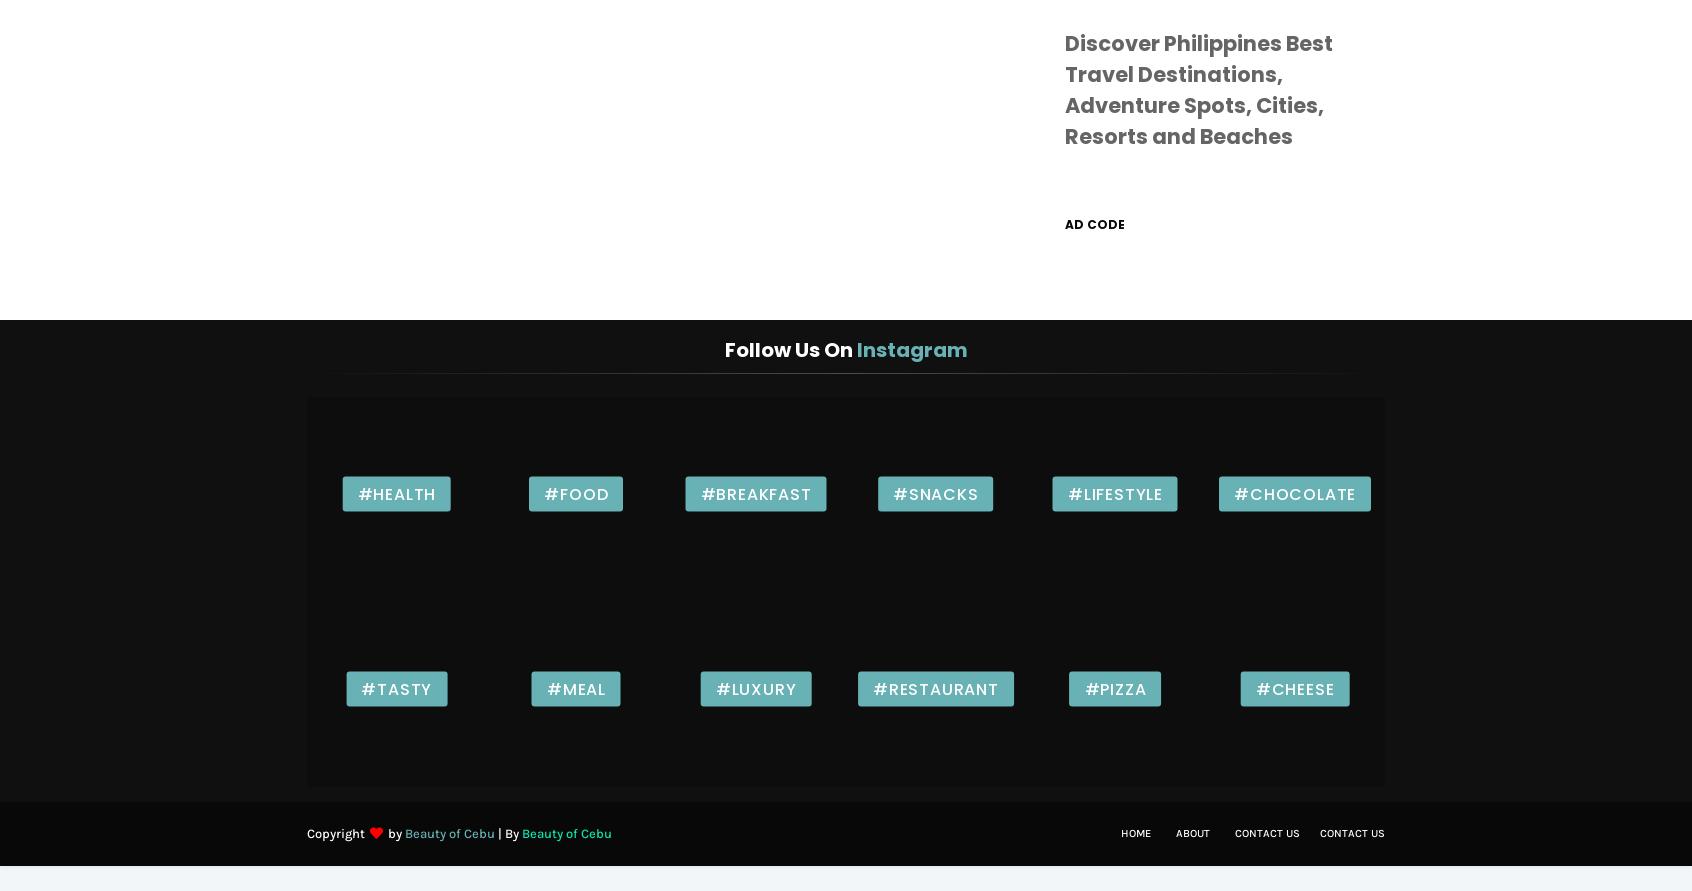 Image resolution: width=1692 pixels, height=891 pixels. I want to click on 'Follow Us On', so click(789, 348).